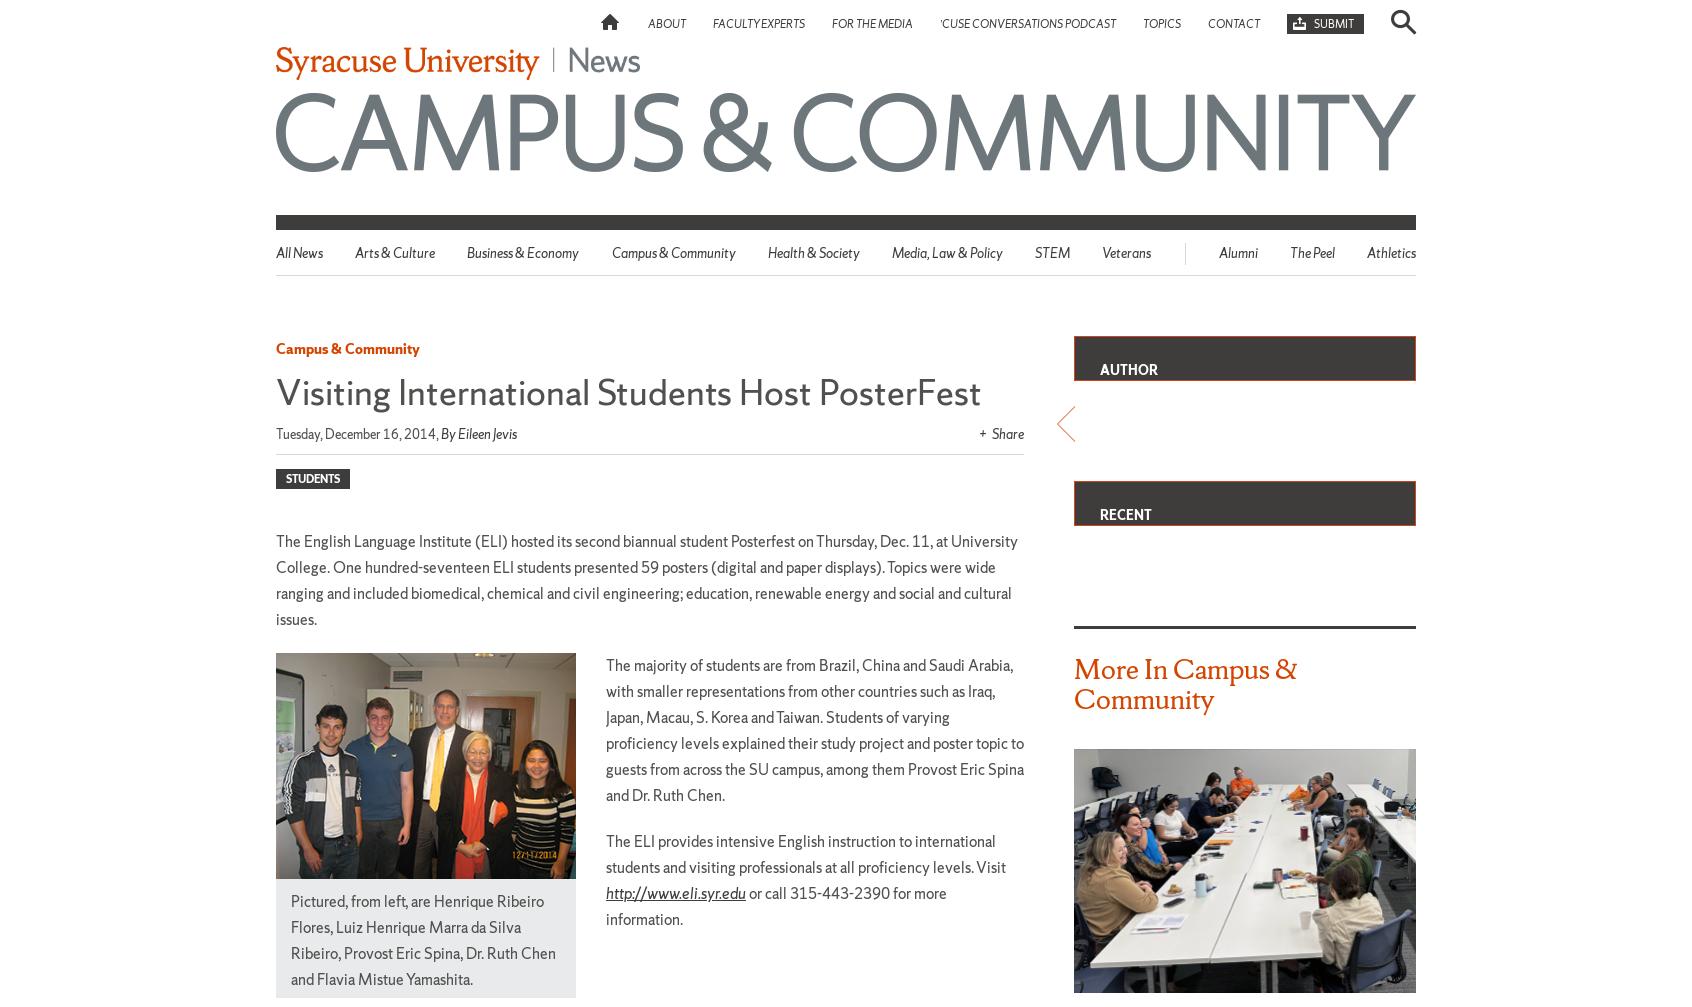  Describe the element at coordinates (1026, 22) in the screenshot. I see `'’Cuse Conversations Podcast'` at that location.